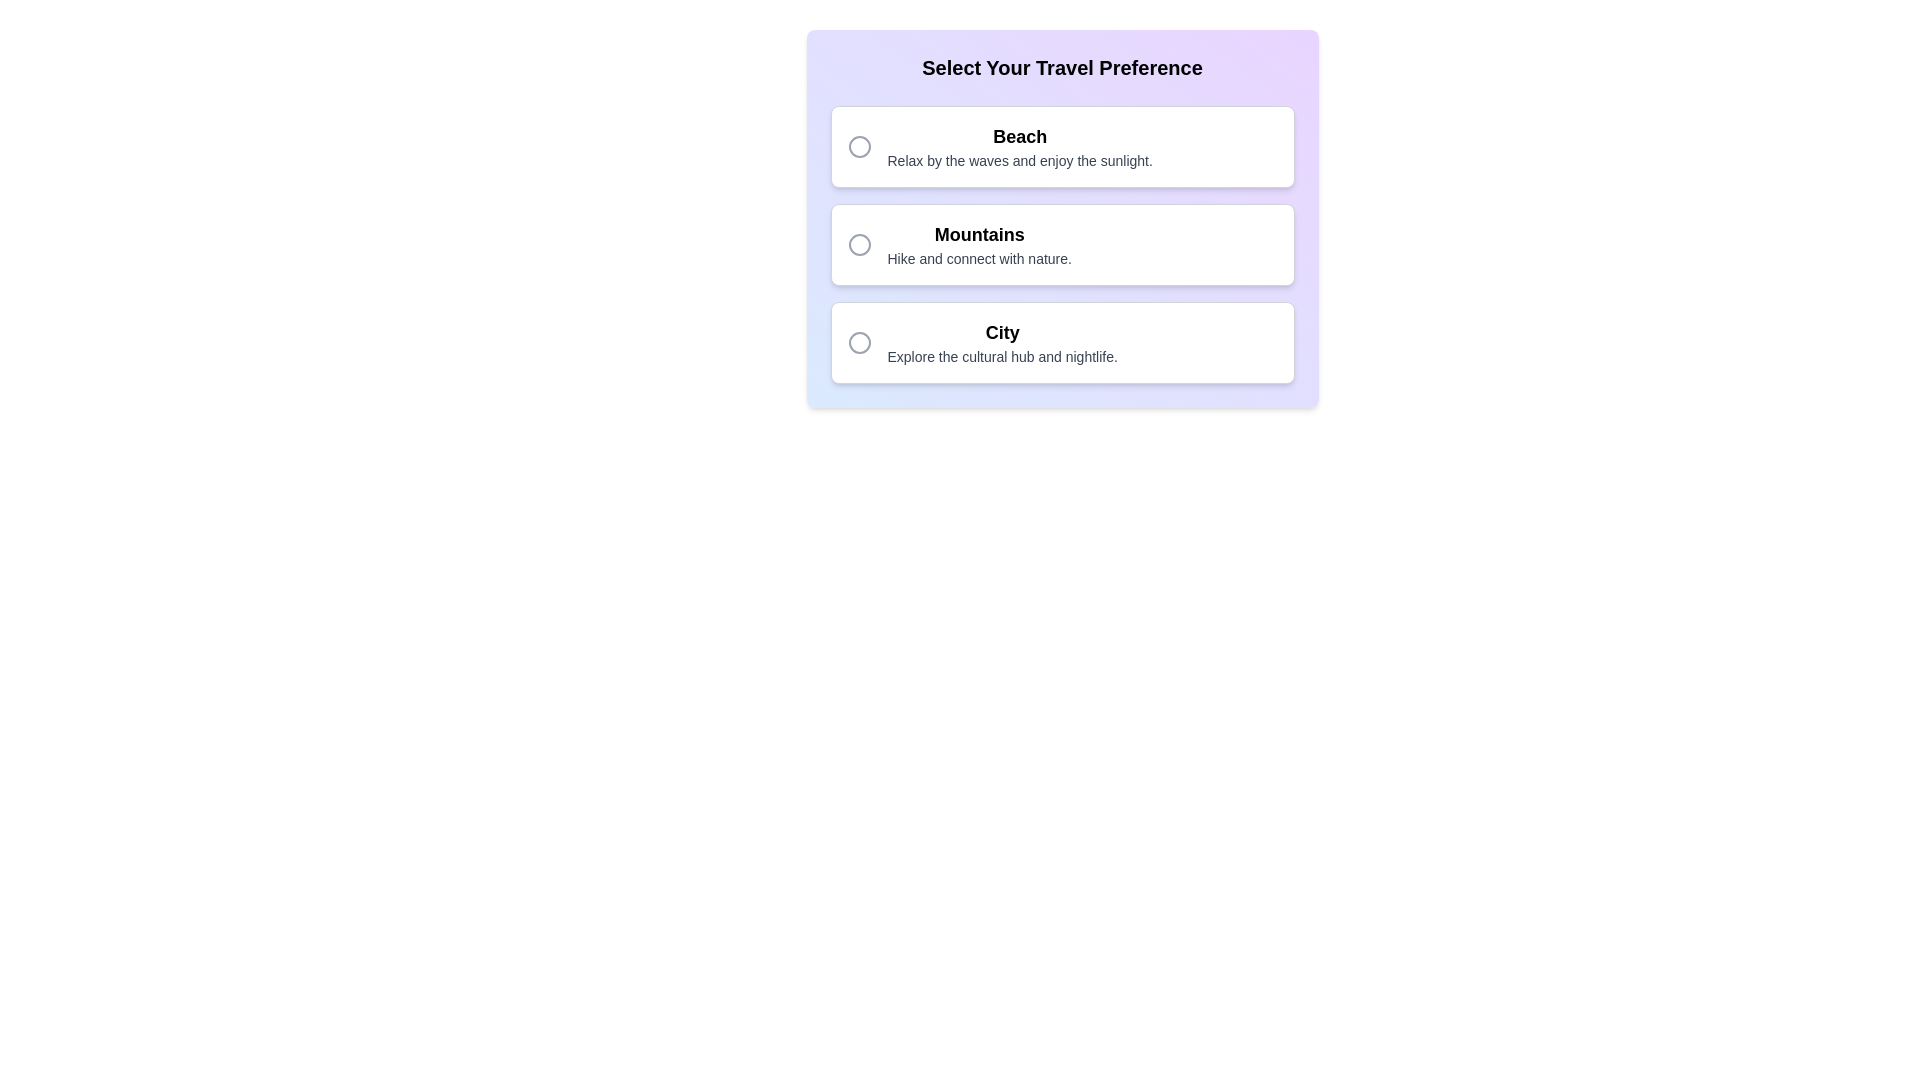 The width and height of the screenshot is (1920, 1080). I want to click on the SVG Circle Indicator that visually marks the selected option in the list of radiobutton choices for 'Select Your Travel Preference', so click(859, 145).